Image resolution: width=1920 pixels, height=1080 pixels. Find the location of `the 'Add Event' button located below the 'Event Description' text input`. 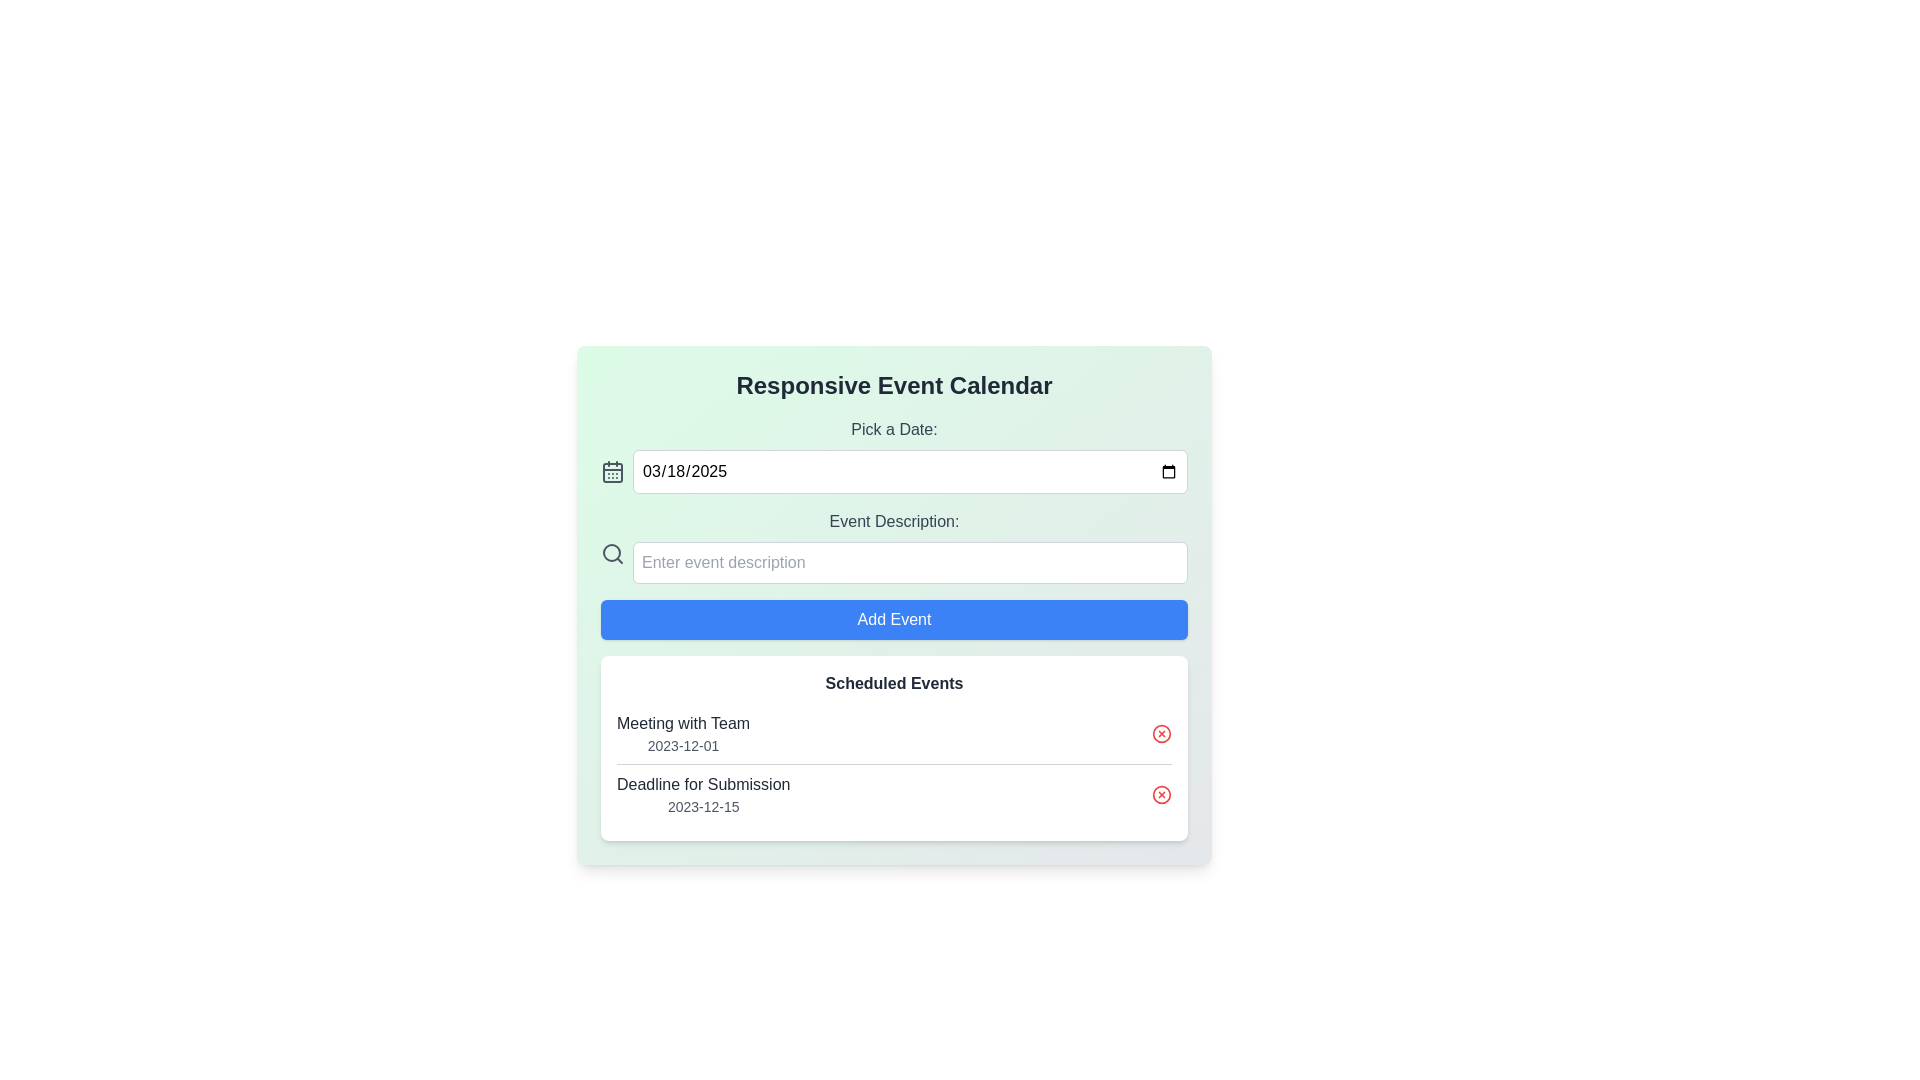

the 'Add Event' button located below the 'Event Description' text input is located at coordinates (893, 604).